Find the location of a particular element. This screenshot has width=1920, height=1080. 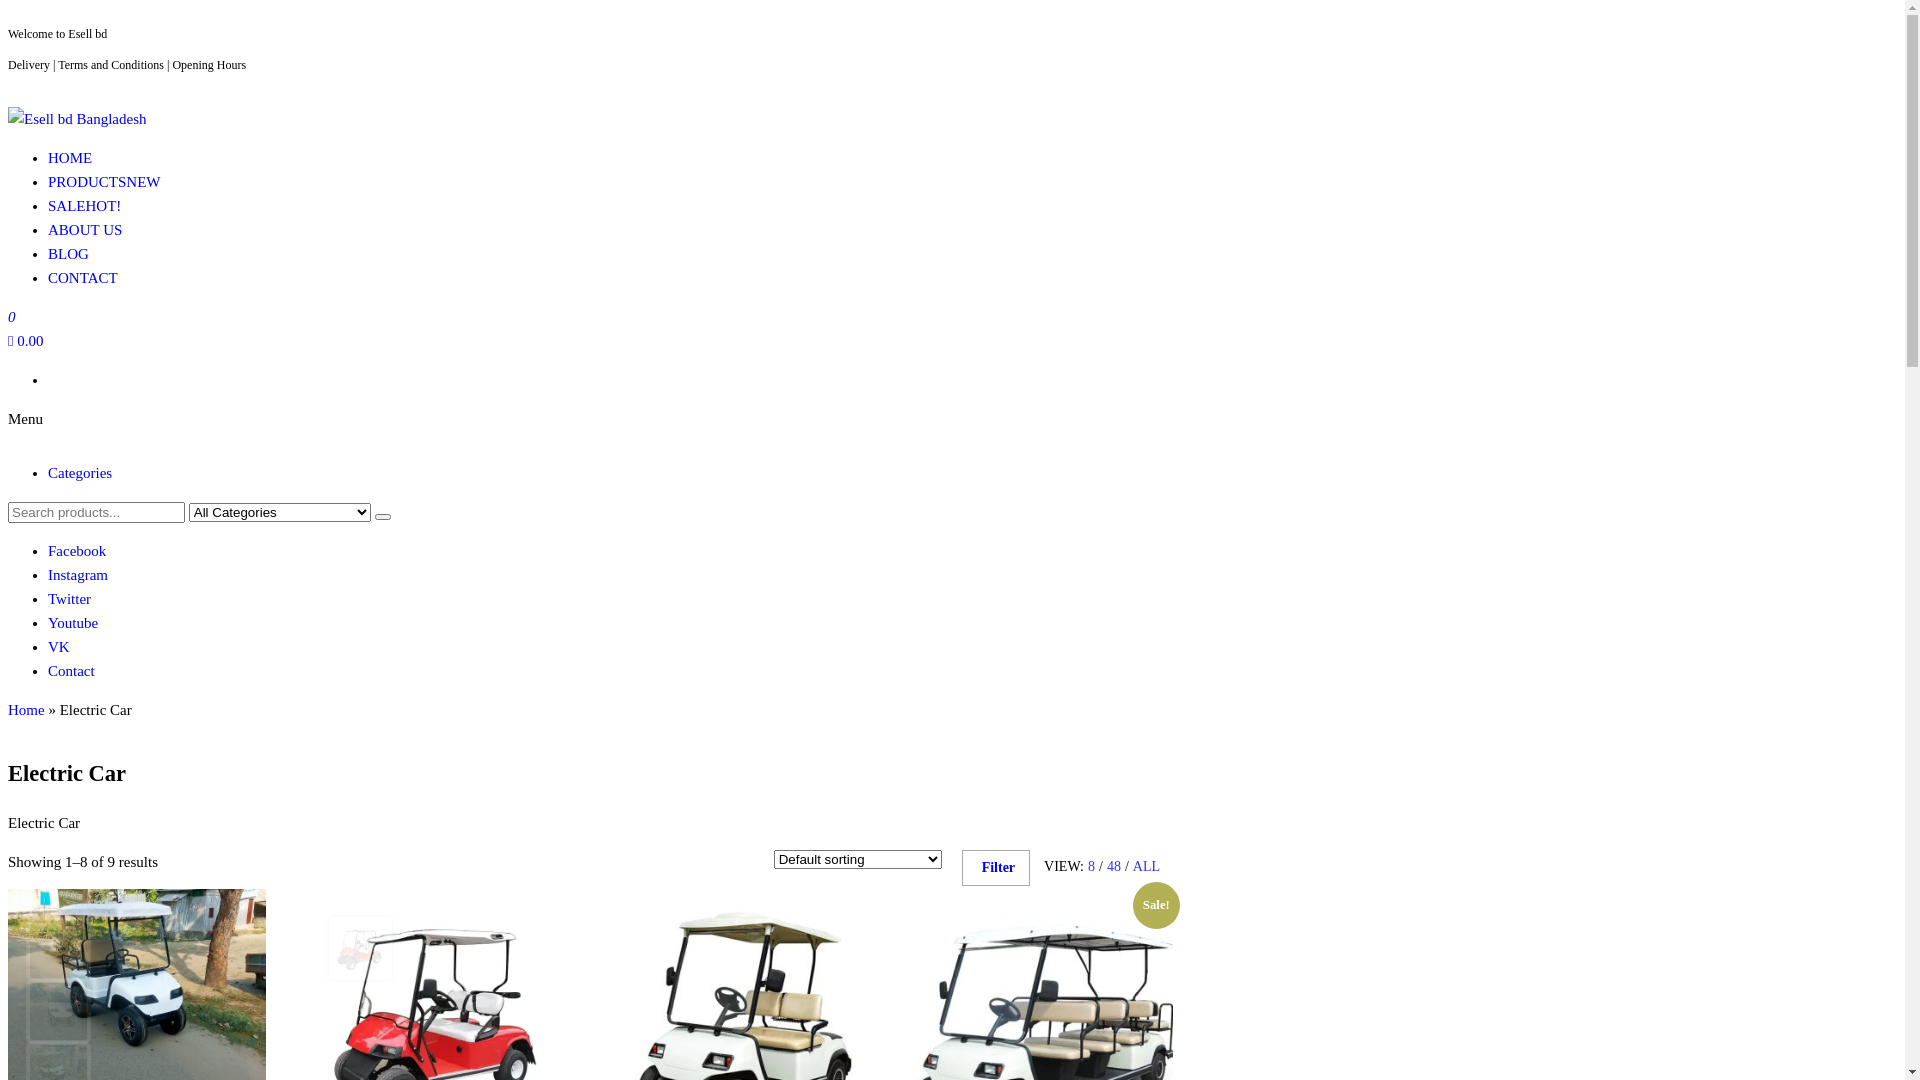

'HOME' is located at coordinates (70, 157).